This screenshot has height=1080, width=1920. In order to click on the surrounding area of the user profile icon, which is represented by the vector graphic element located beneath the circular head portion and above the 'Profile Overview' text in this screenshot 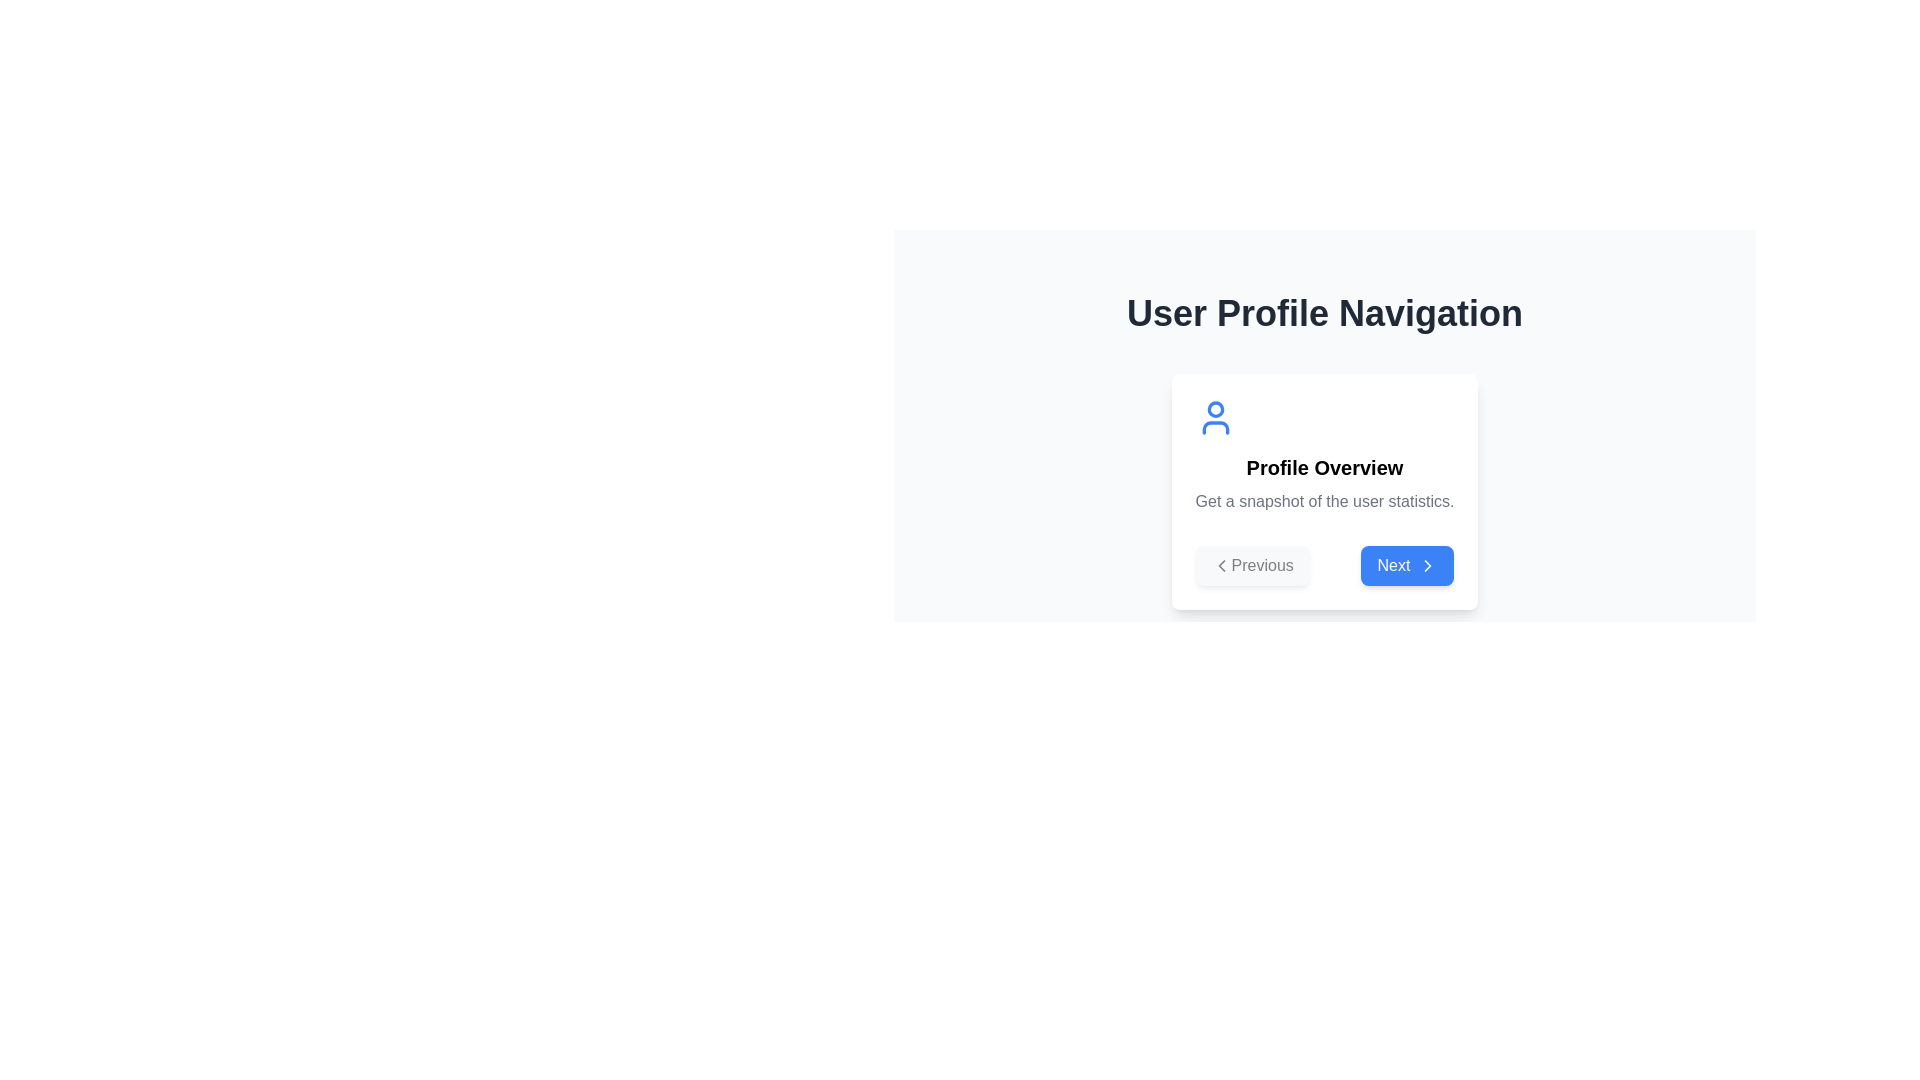, I will do `click(1214, 427)`.